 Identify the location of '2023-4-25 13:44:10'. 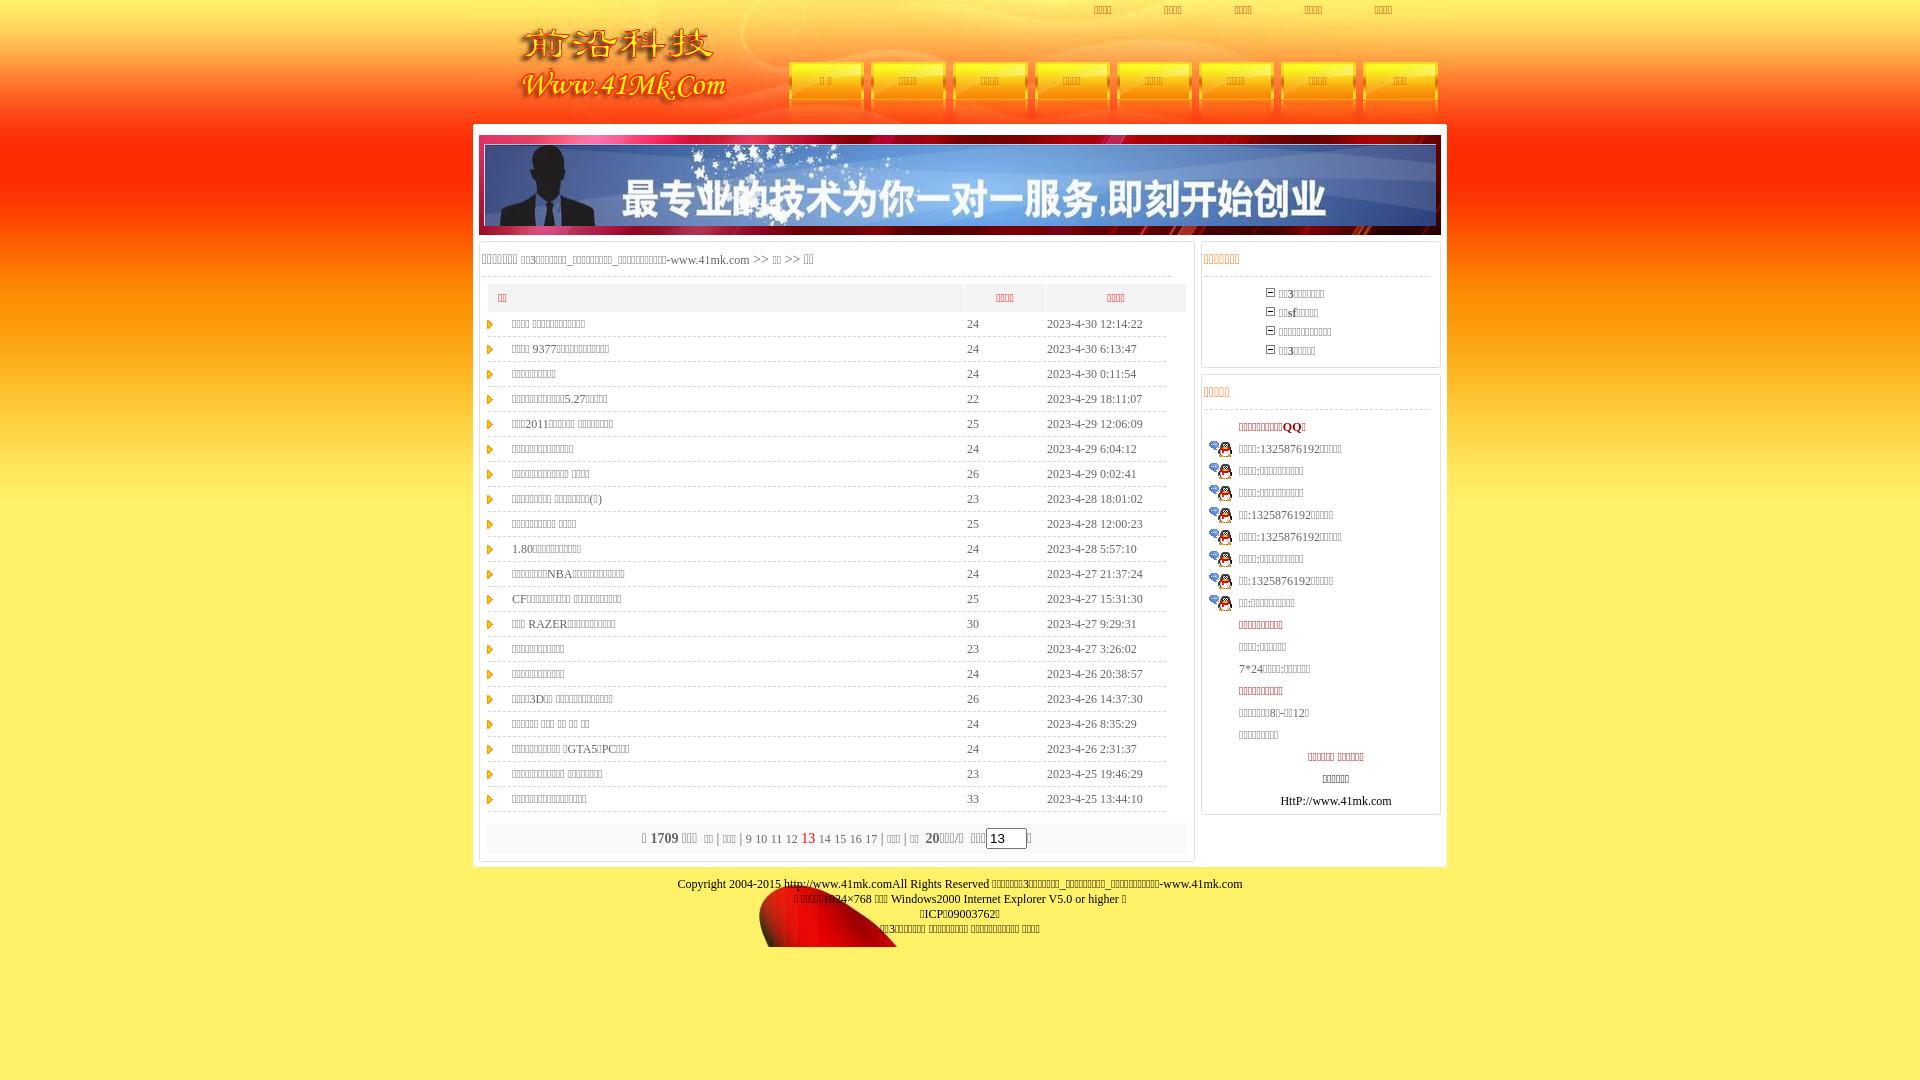
(1045, 797).